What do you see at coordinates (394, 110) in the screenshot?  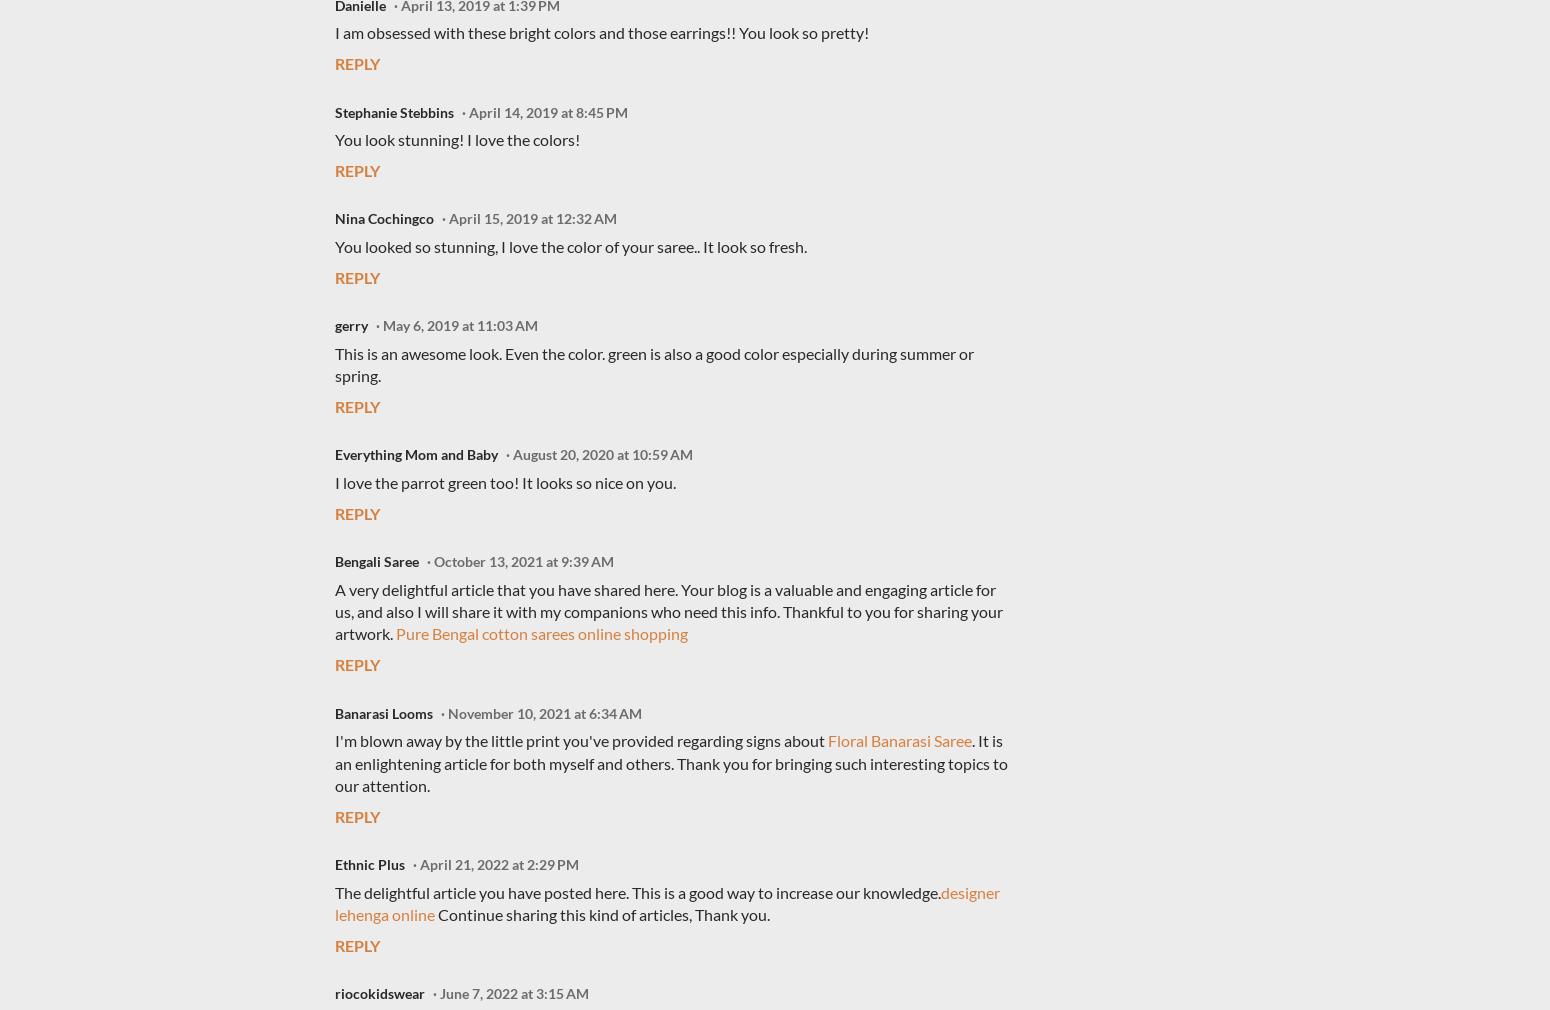 I see `'Stephanie Stebbins'` at bounding box center [394, 110].